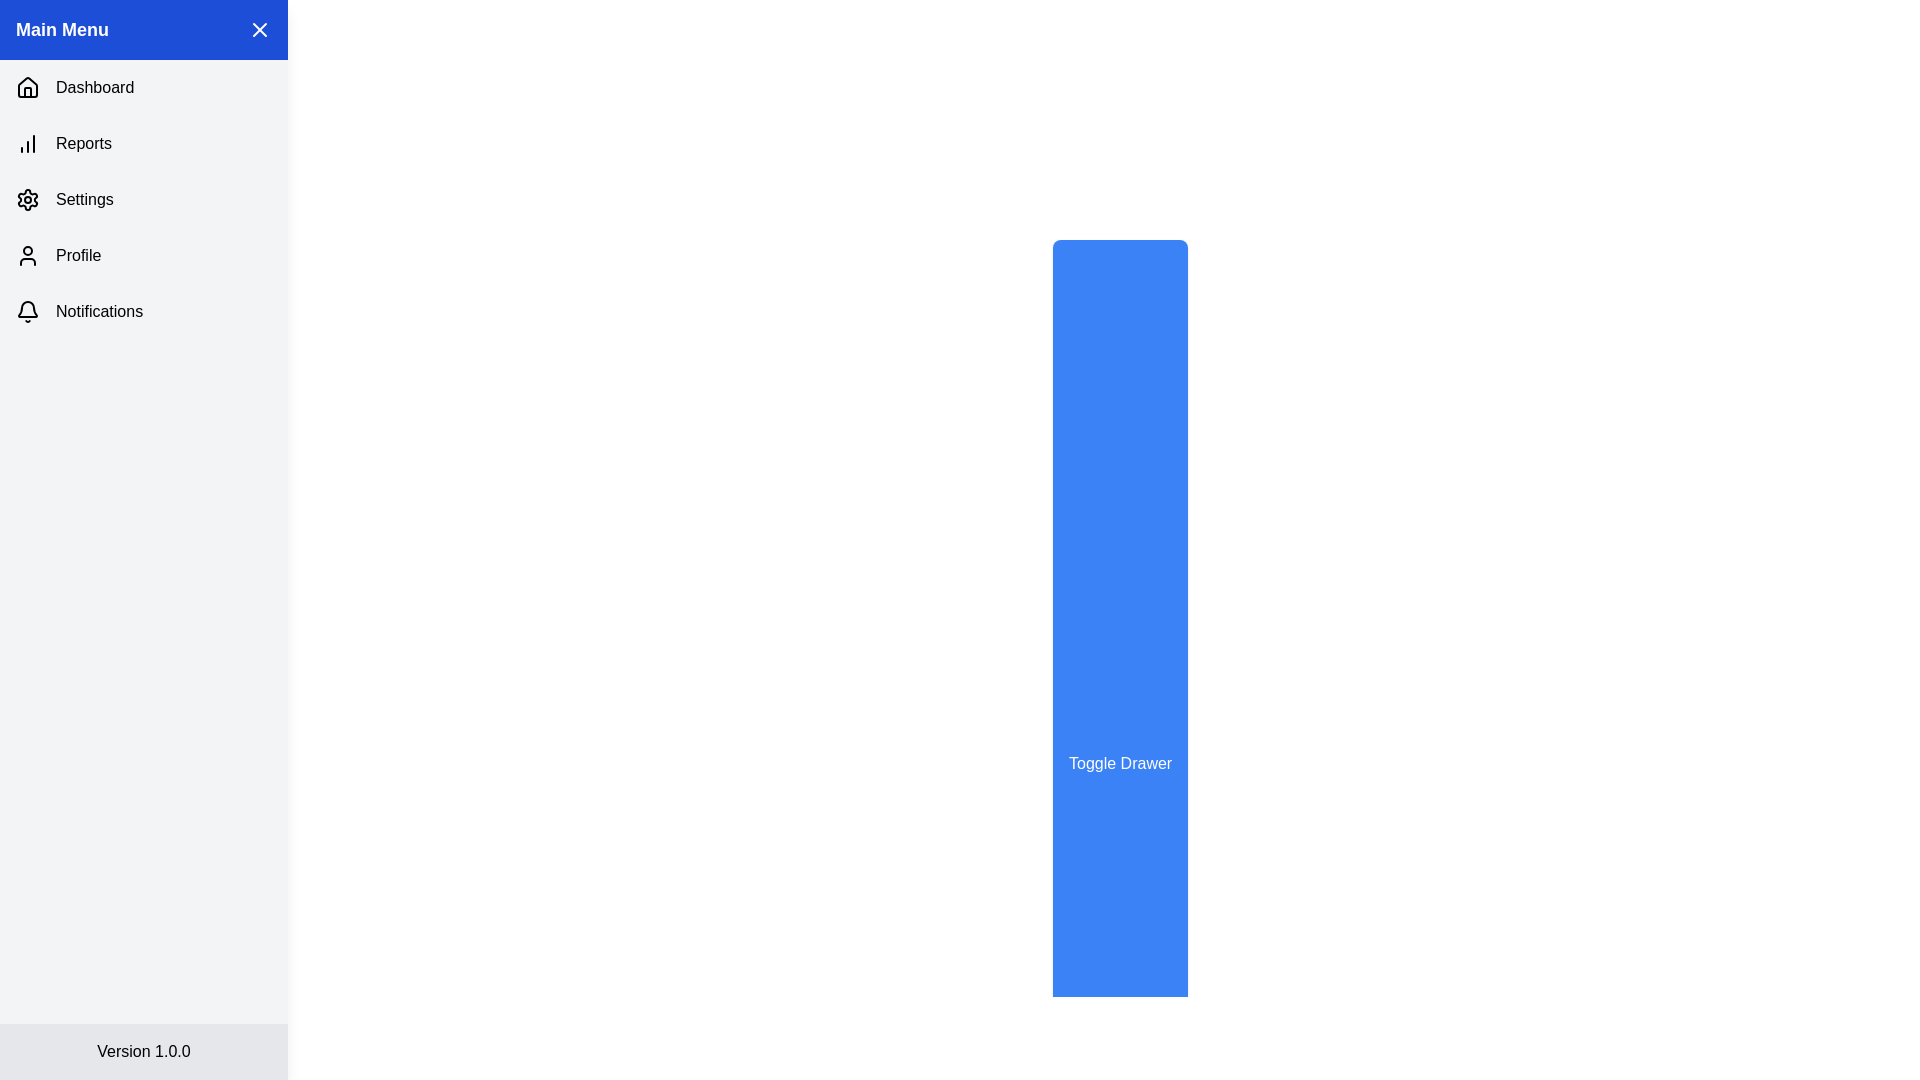 Image resolution: width=1920 pixels, height=1080 pixels. Describe the element at coordinates (258, 30) in the screenshot. I see `the lower-left component of the 'X' close icon located near the top-right corner of the blue header area titled 'Main Menu'` at that location.